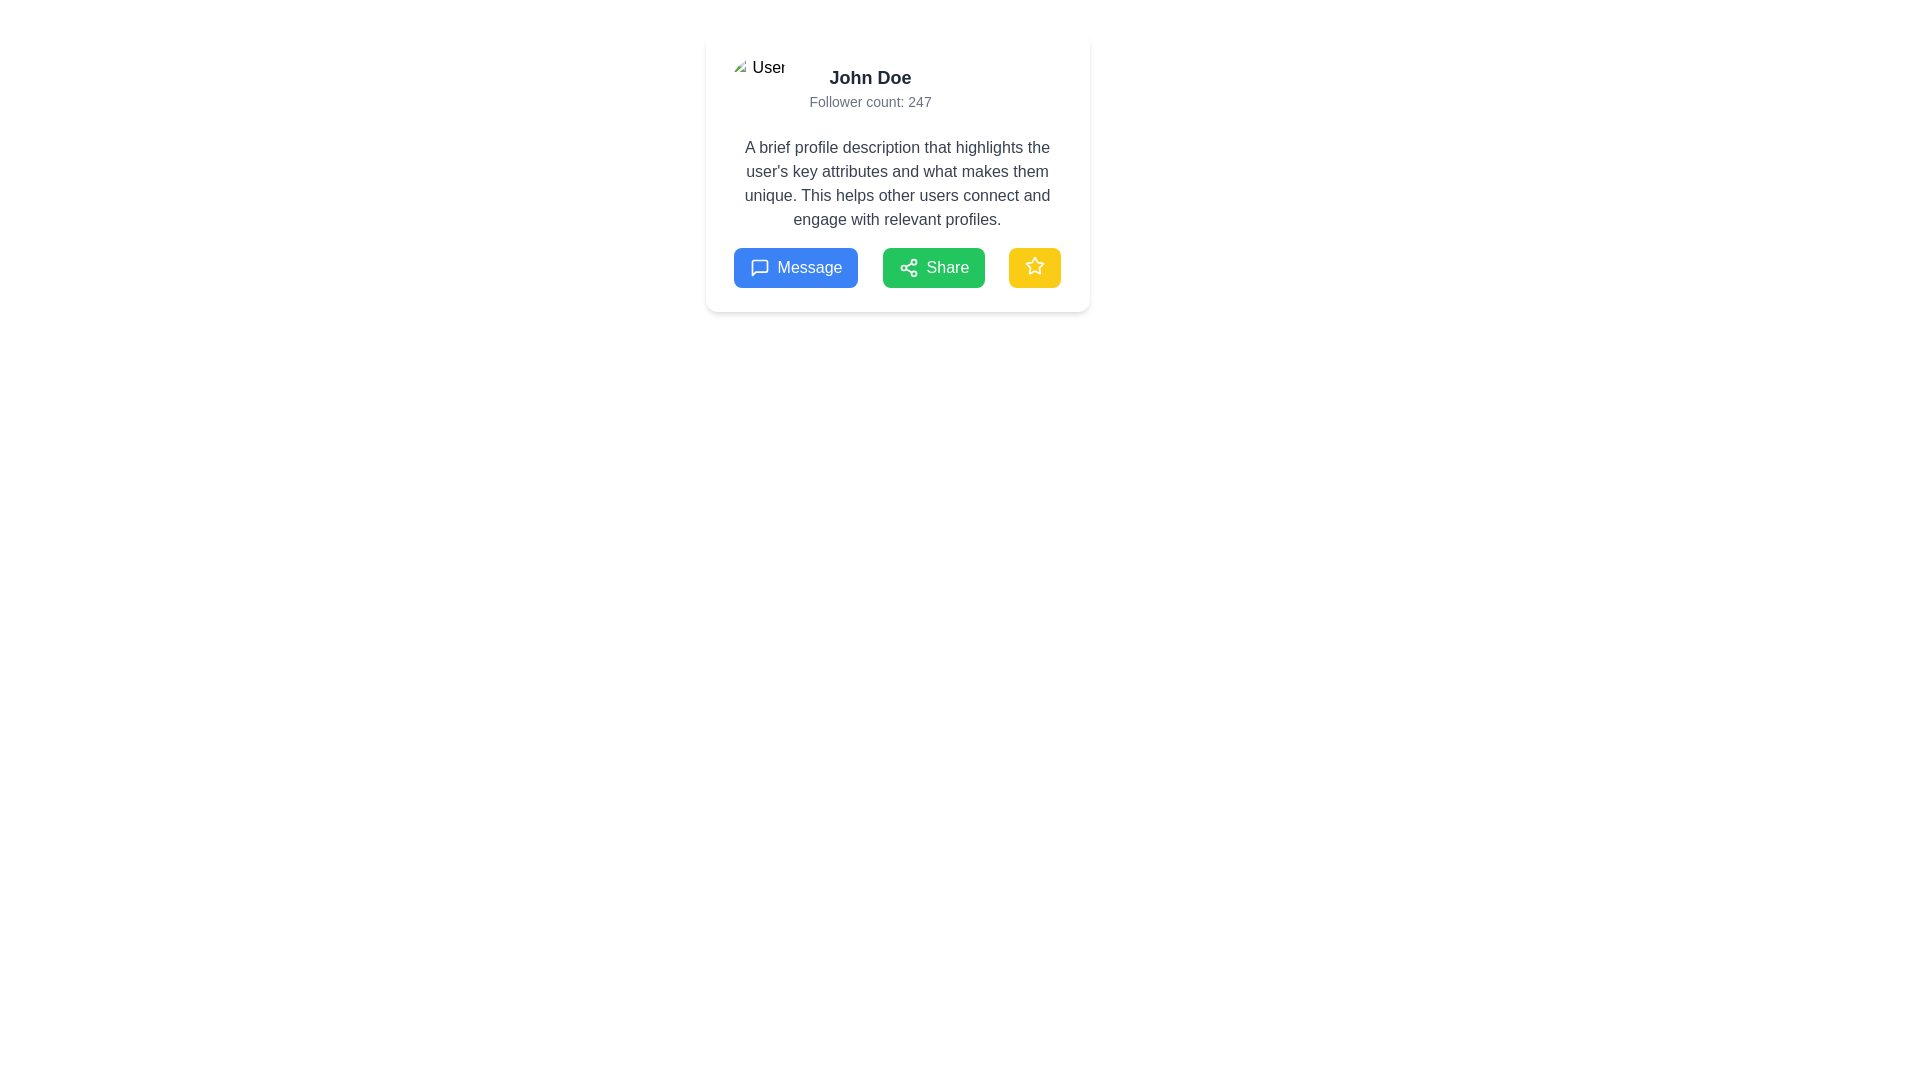 This screenshot has width=1920, height=1080. What do you see at coordinates (1035, 265) in the screenshot?
I see `the star-shaped icon, which is the central visual component of the third button in a group of three buttons at the bottom of the user profile information card` at bounding box center [1035, 265].